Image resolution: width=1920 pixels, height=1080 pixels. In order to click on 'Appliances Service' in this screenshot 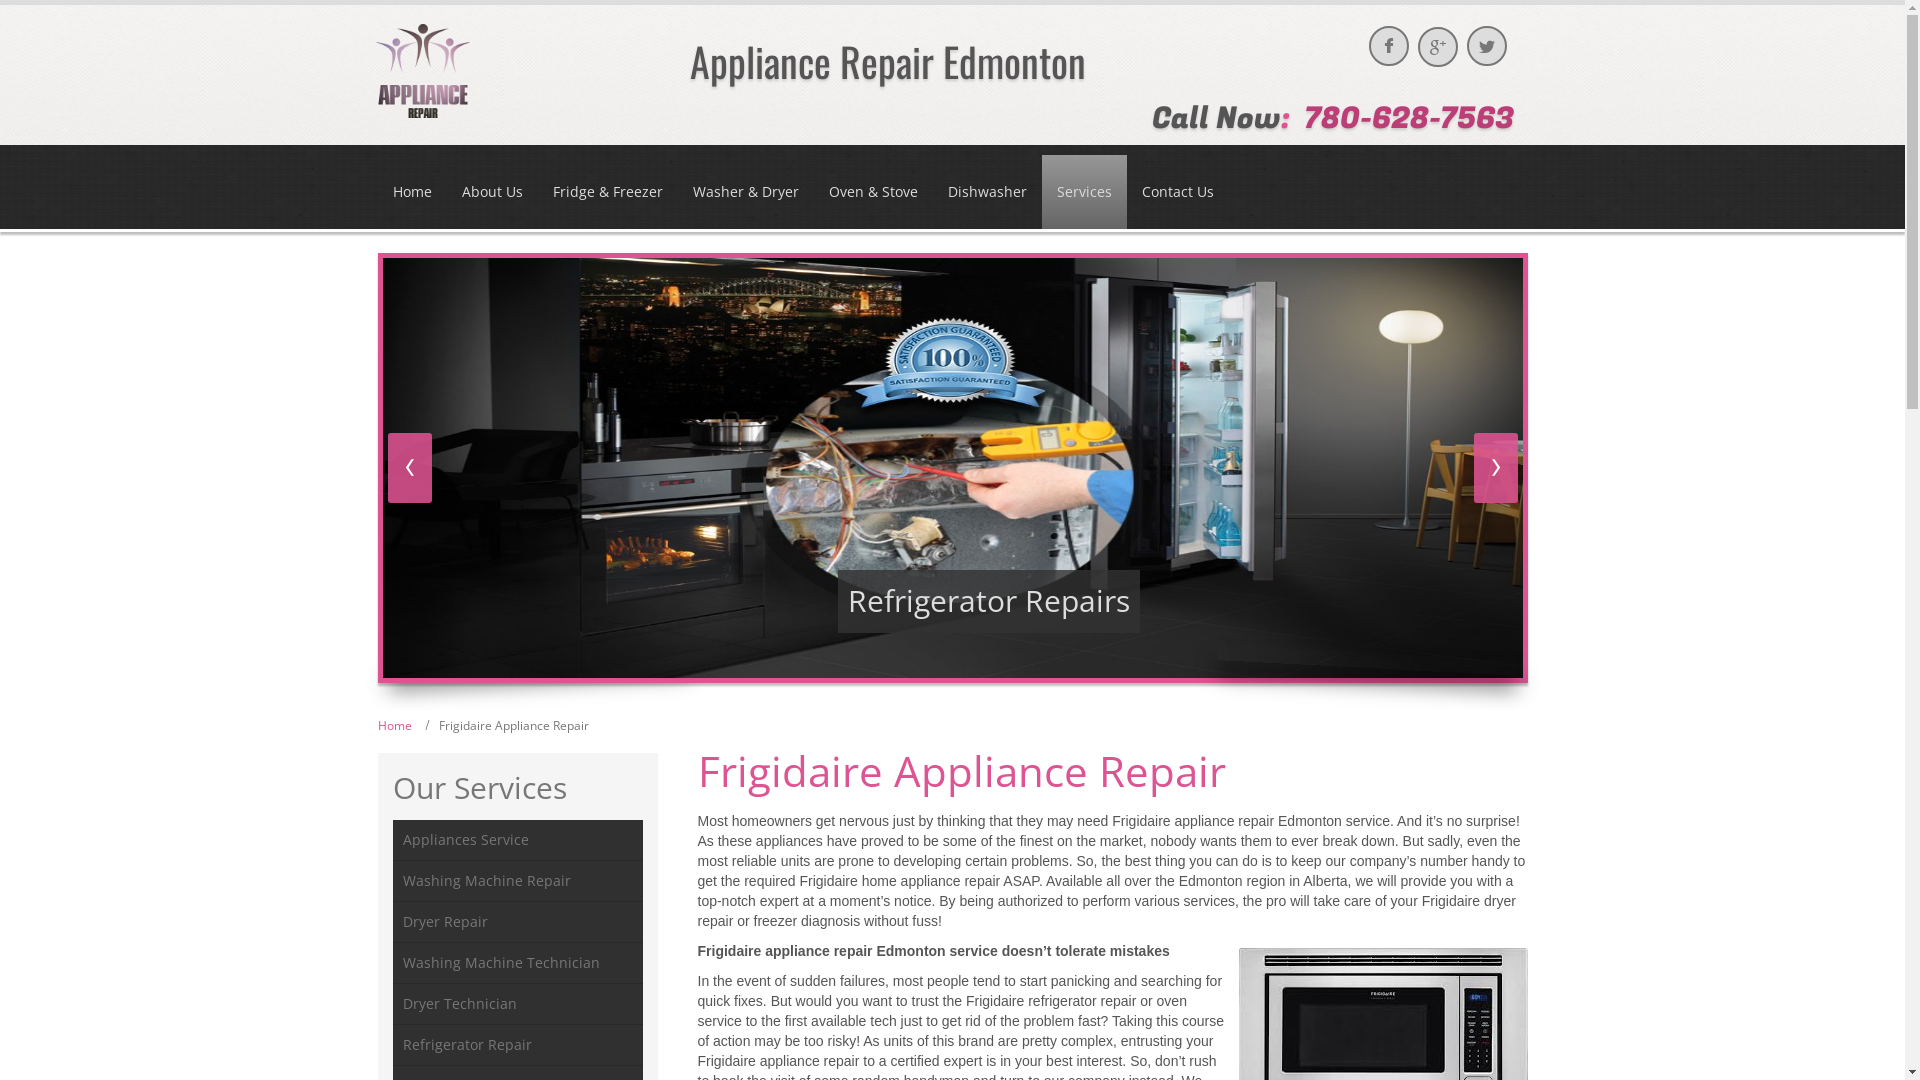, I will do `click(517, 840)`.